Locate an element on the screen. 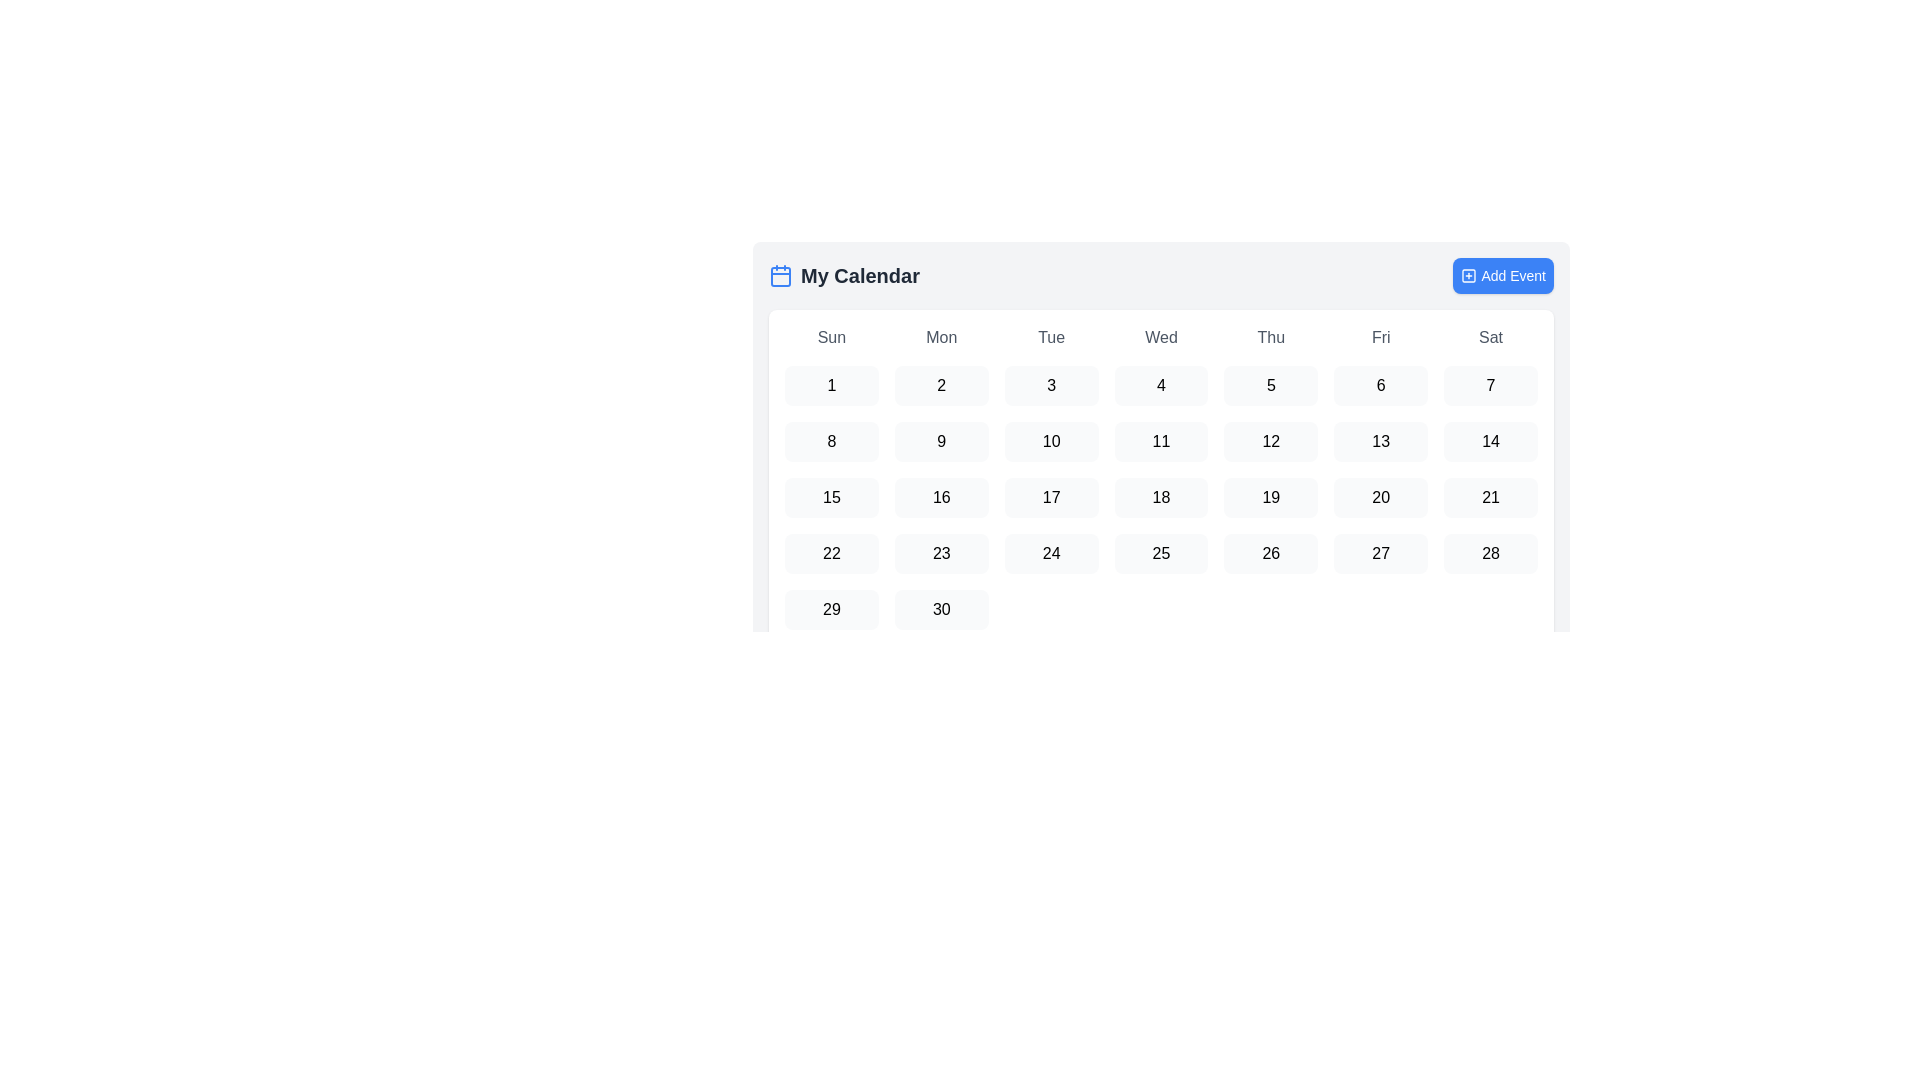 The height and width of the screenshot is (1080, 1920). the button representing the 24th day of the month in the calendar interface for keyboard navigation is located at coordinates (1050, 554).